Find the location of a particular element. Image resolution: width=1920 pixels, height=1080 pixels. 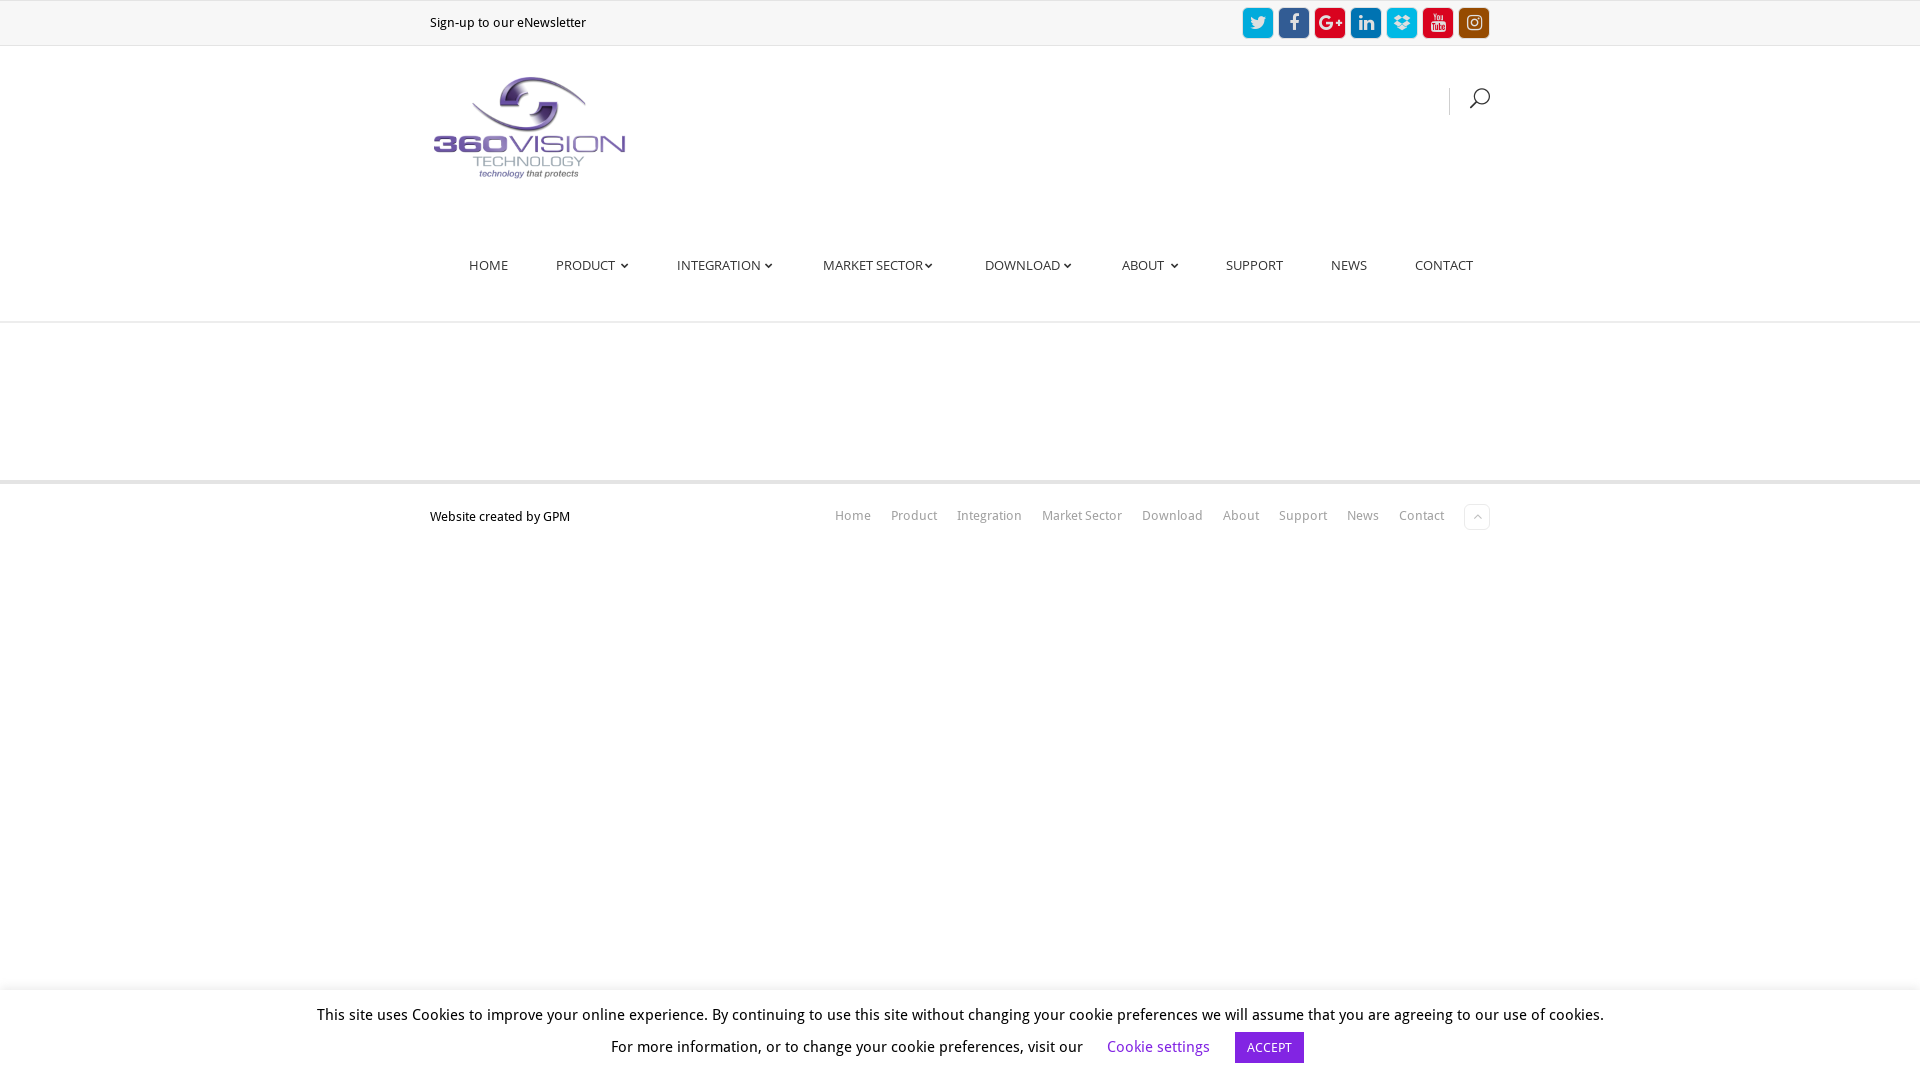

'SUPPORT' is located at coordinates (1208, 264).